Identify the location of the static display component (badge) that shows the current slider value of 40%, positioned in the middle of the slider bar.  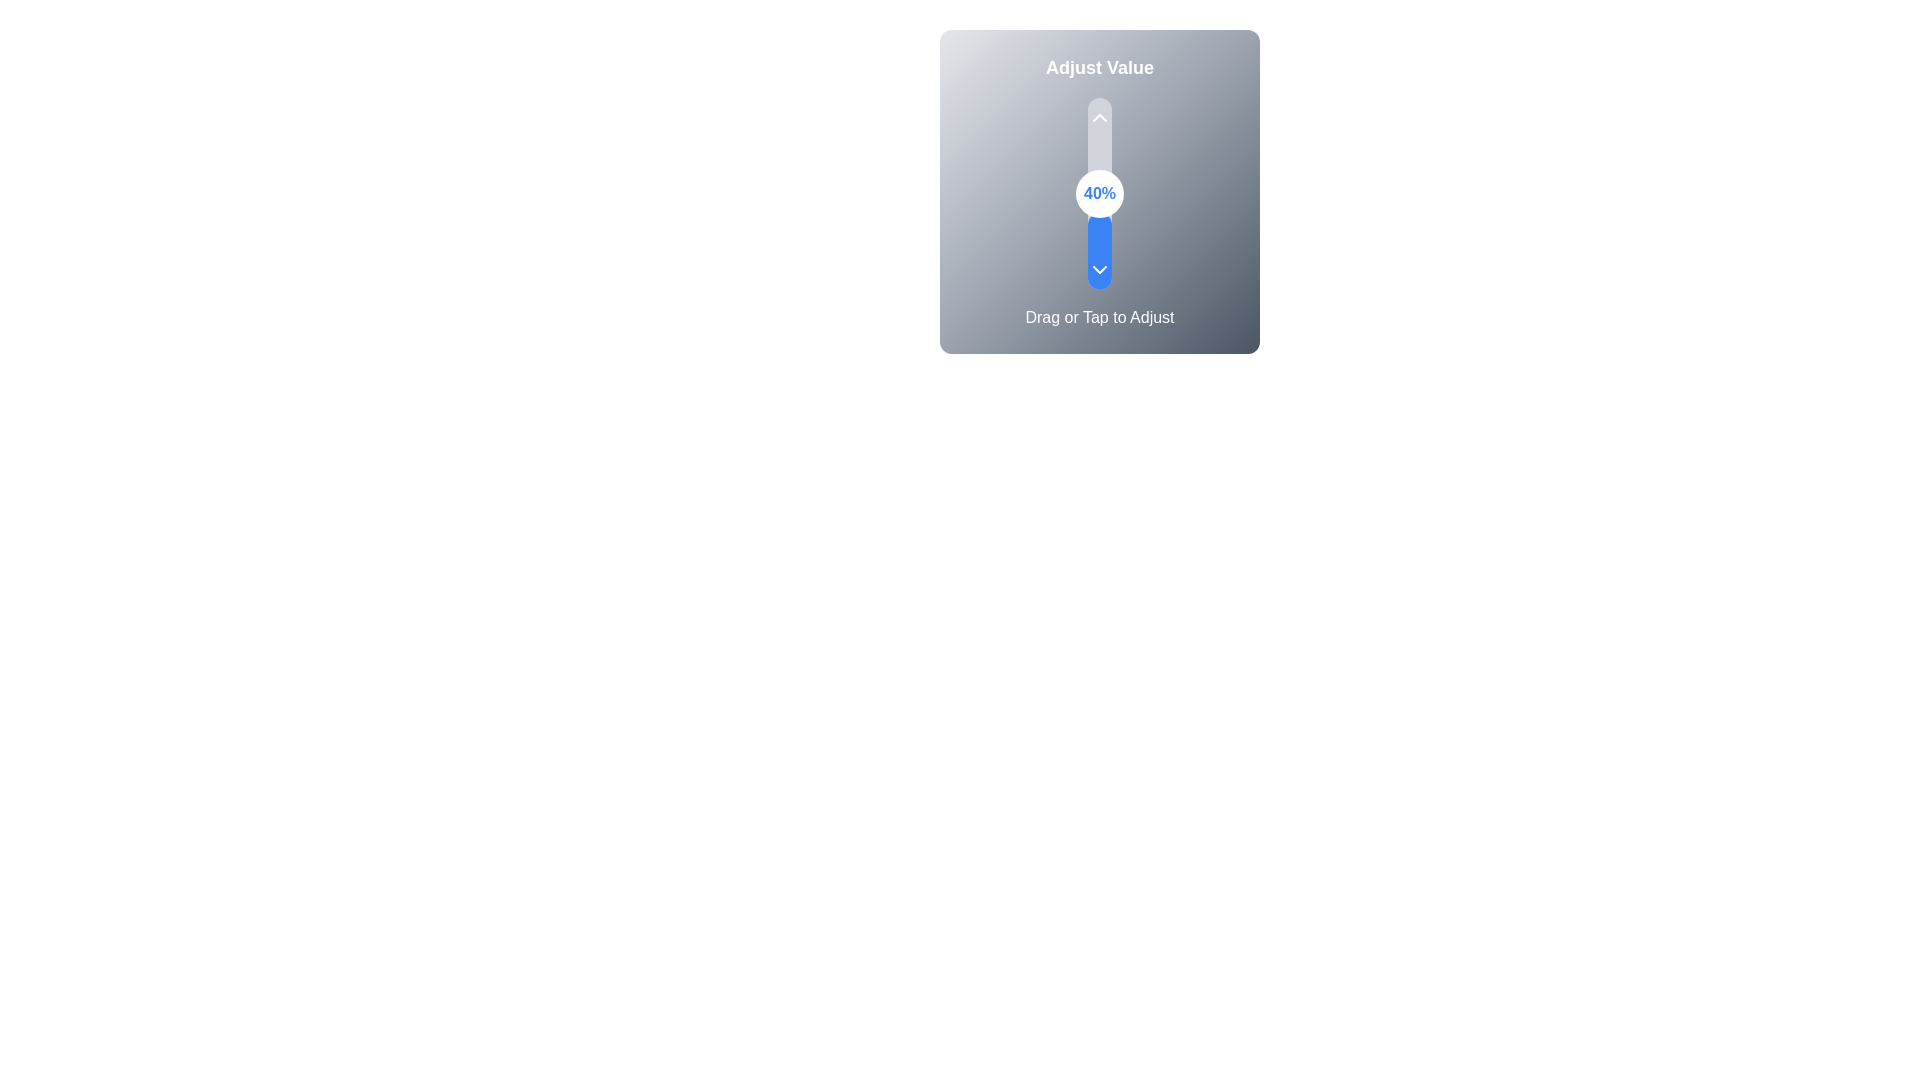
(1098, 193).